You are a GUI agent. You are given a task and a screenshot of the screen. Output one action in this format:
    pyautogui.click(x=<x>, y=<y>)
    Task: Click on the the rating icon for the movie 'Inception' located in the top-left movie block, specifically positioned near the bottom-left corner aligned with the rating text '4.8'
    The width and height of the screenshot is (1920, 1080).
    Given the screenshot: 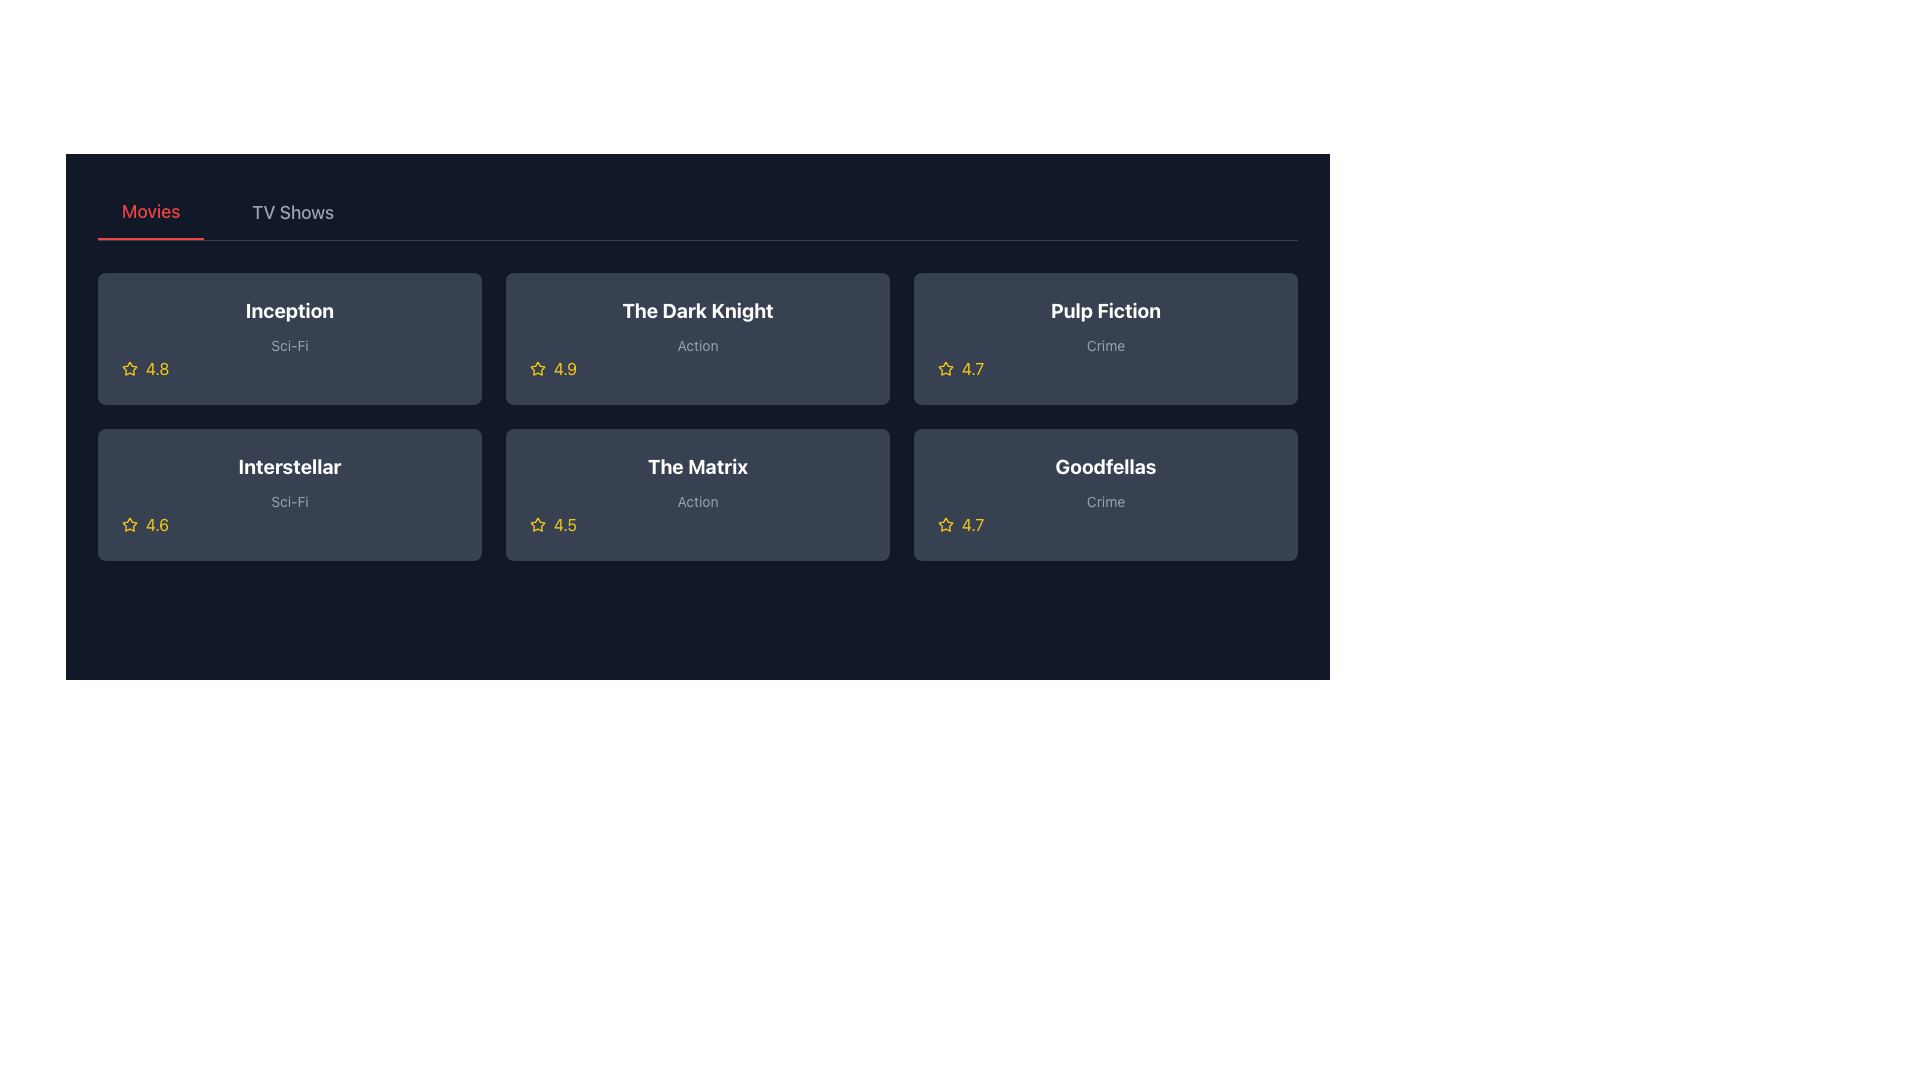 What is the action you would take?
    pyautogui.click(x=128, y=368)
    